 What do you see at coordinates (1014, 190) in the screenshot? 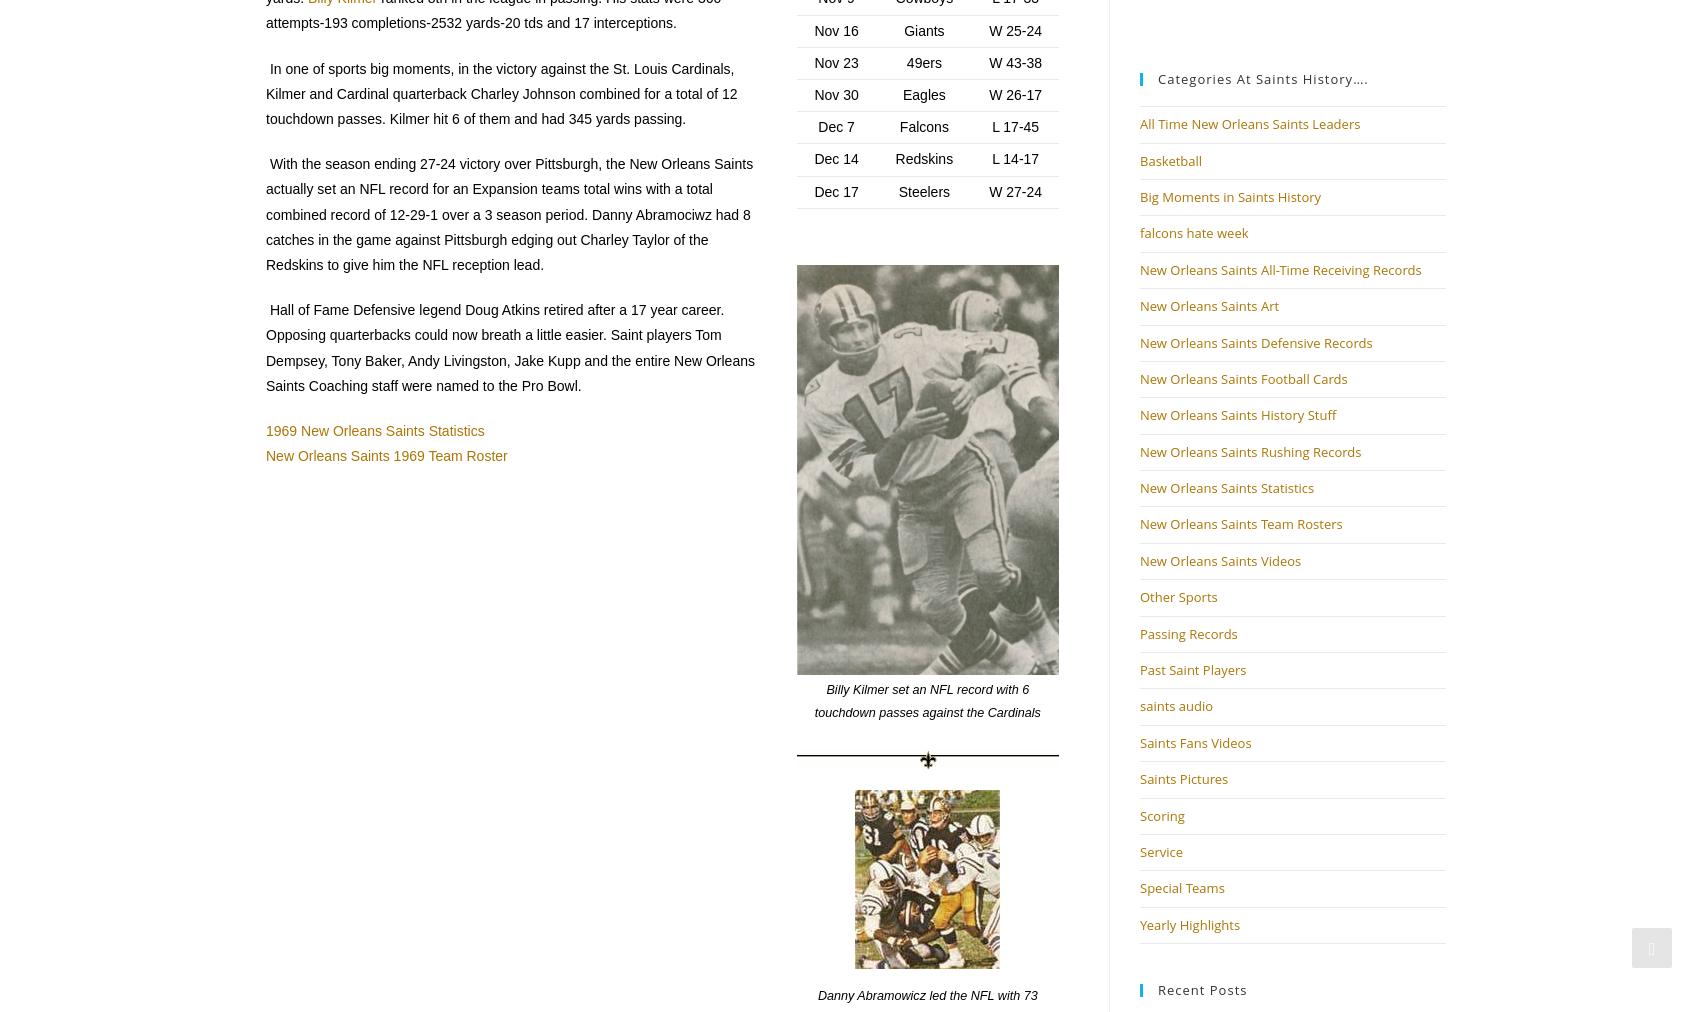
I see `'W 27-24'` at bounding box center [1014, 190].